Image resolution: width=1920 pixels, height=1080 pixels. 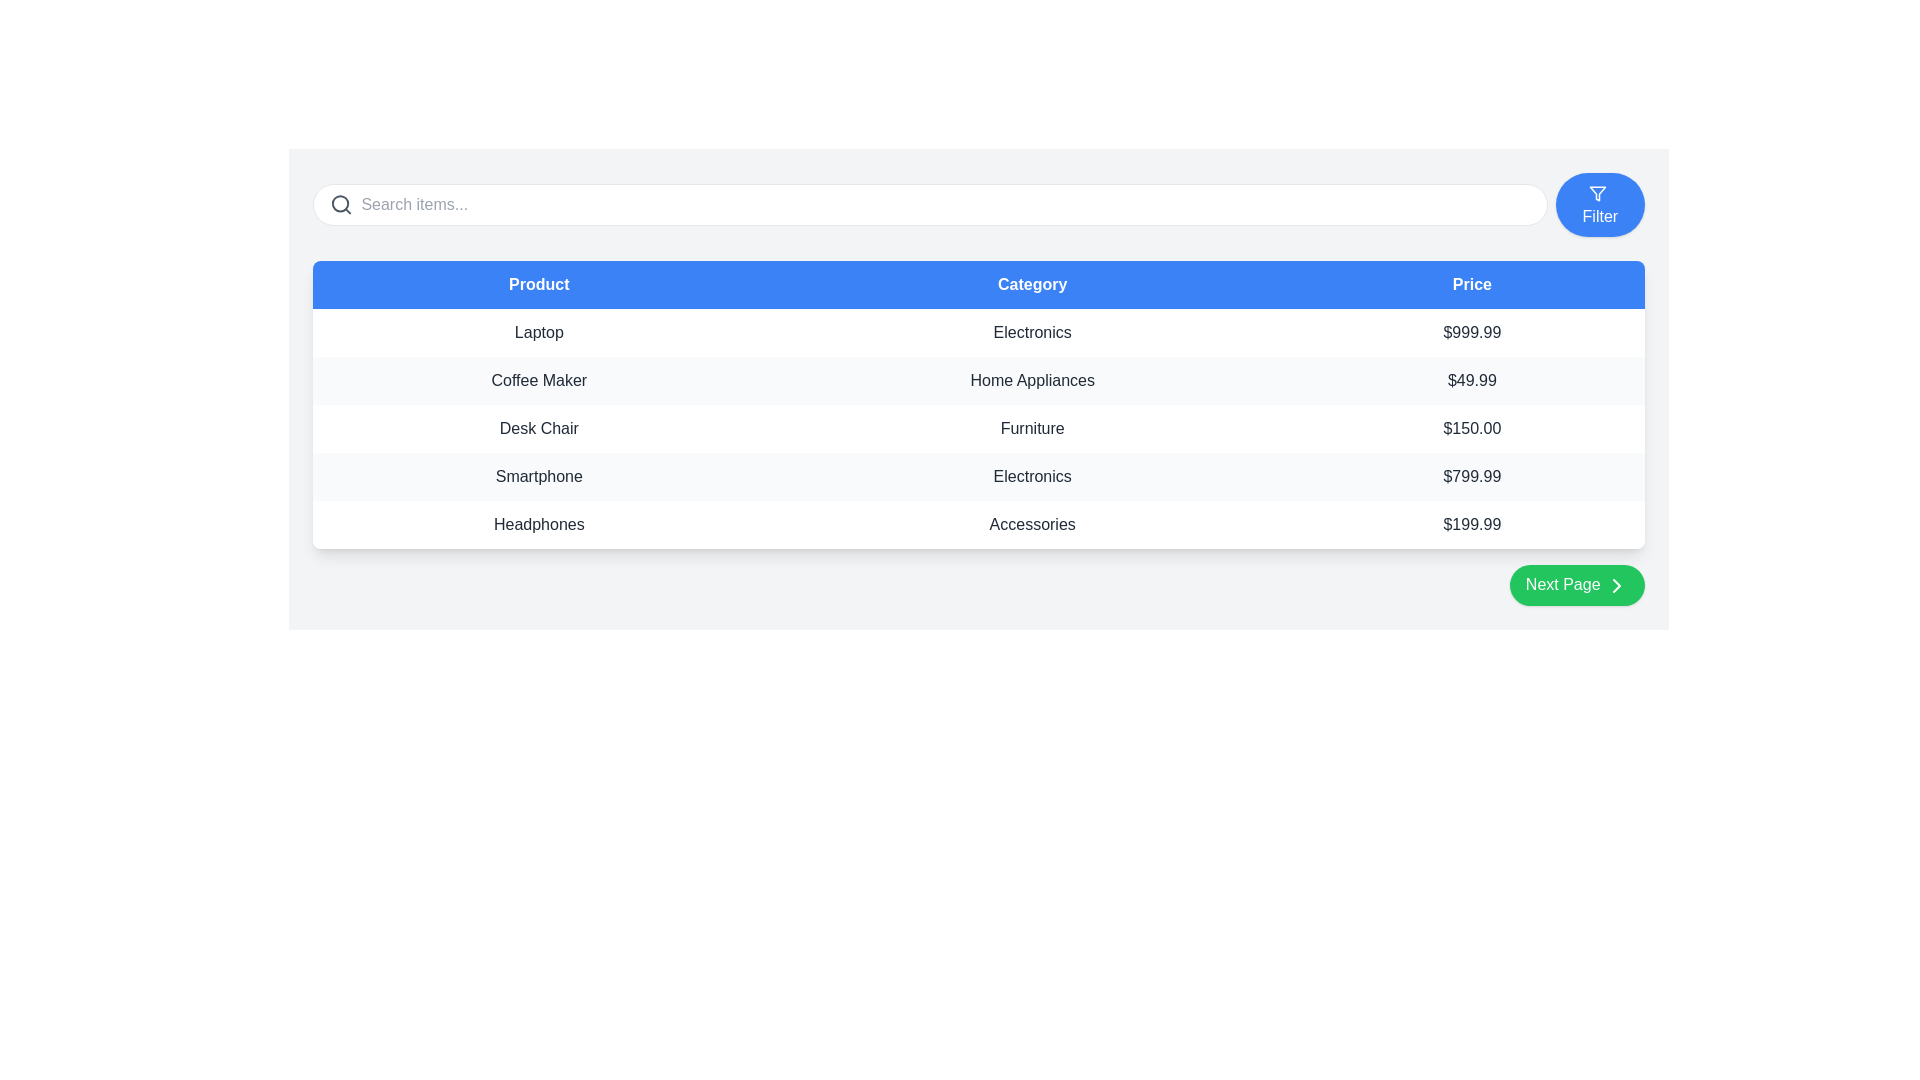 What do you see at coordinates (1617, 585) in the screenshot?
I see `the chevron arrow icon located at the right end of the 'Next Page' button with a green background` at bounding box center [1617, 585].